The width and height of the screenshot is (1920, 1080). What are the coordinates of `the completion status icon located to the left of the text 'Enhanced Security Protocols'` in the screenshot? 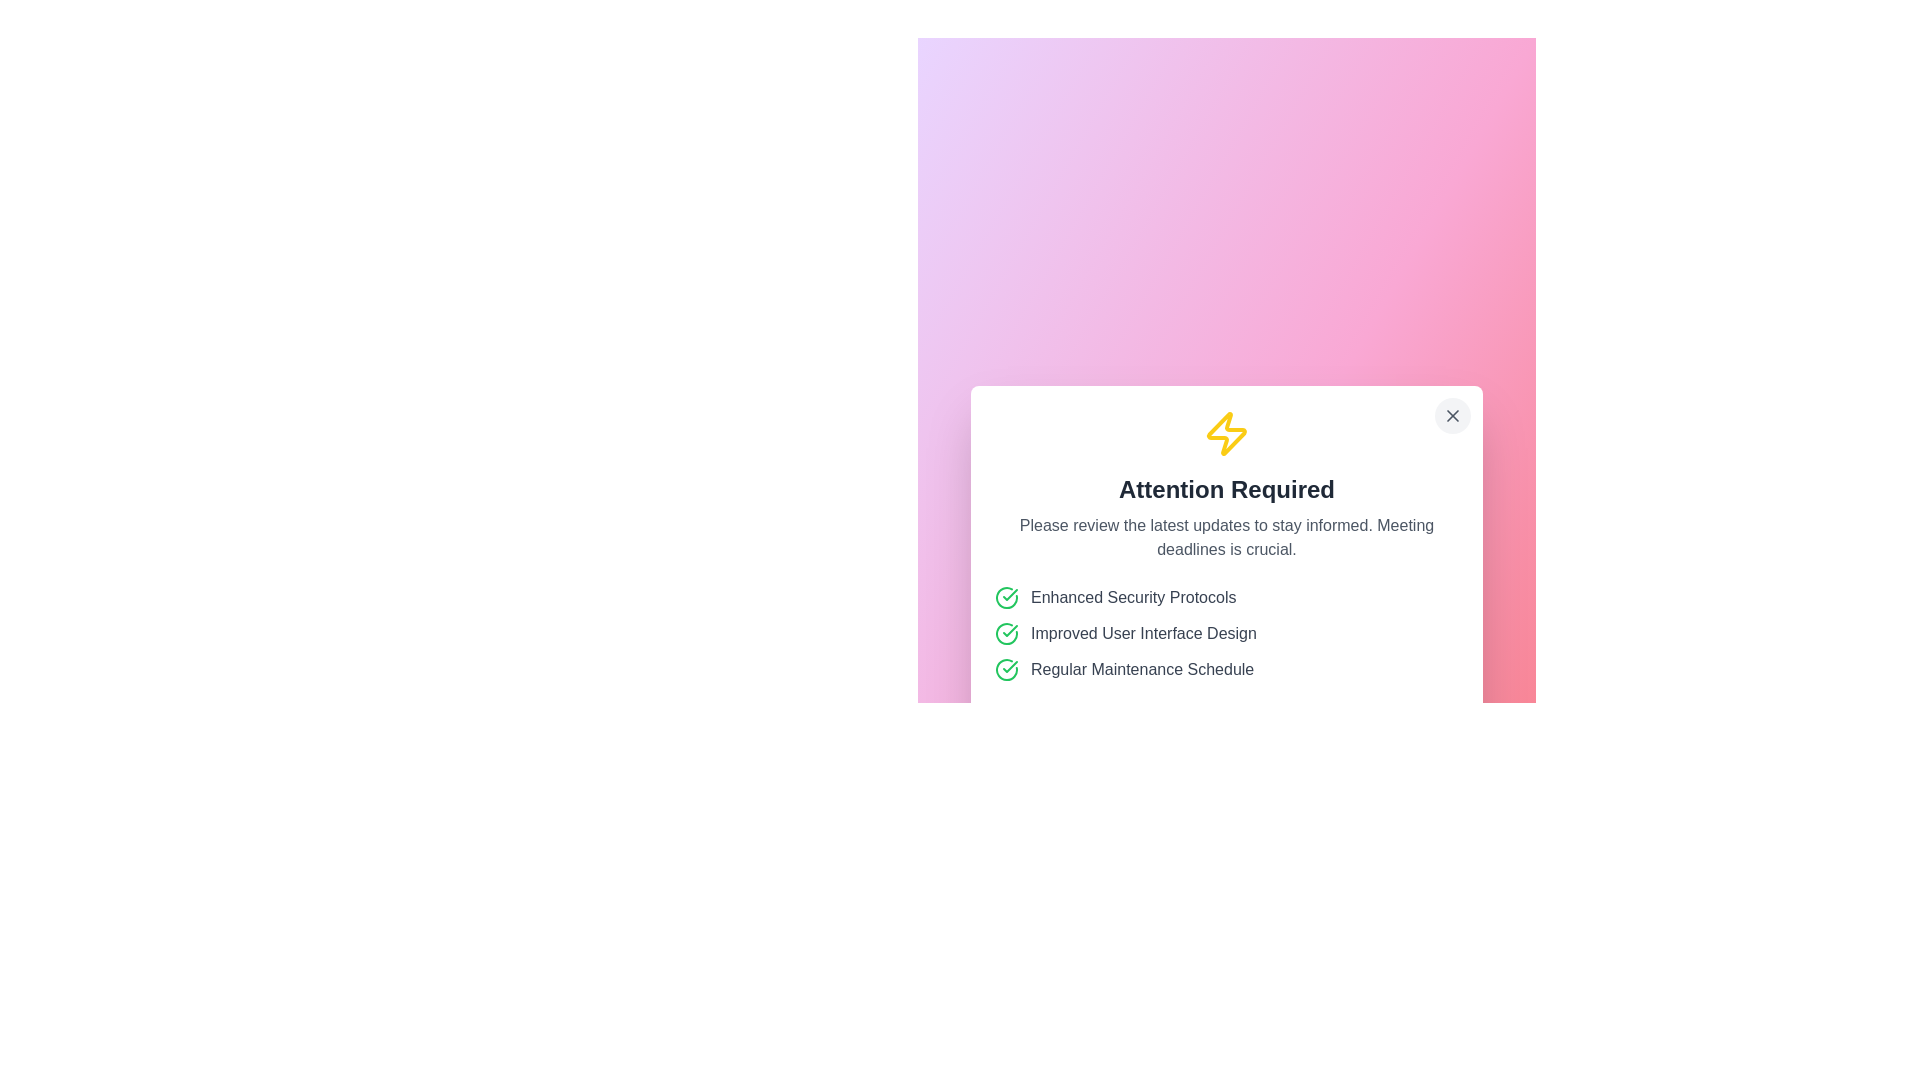 It's located at (1007, 596).